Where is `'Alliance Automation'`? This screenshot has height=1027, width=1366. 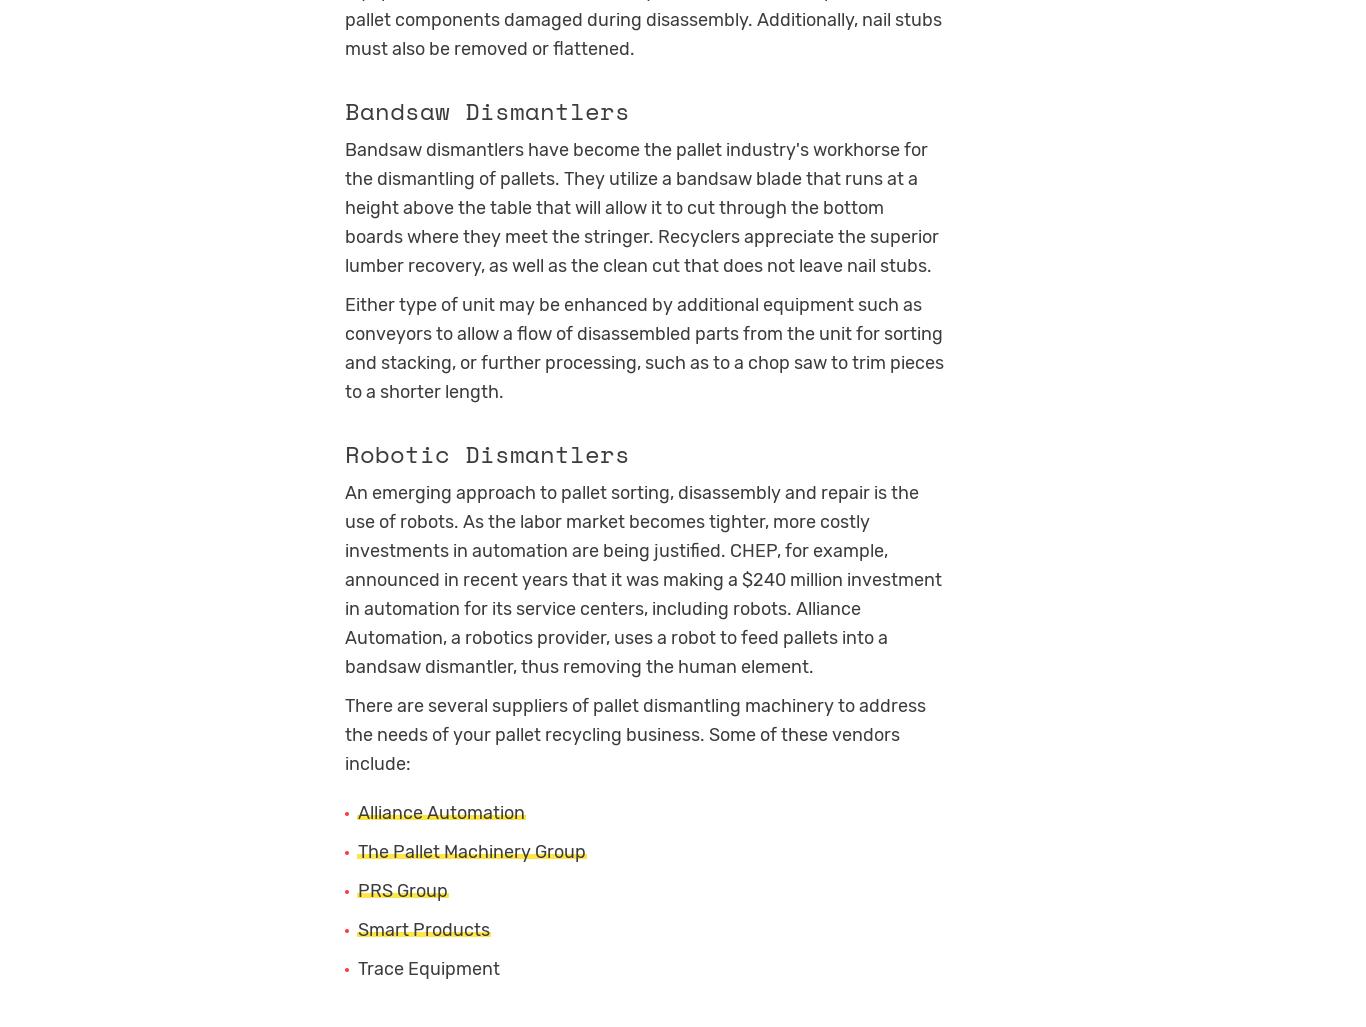 'Alliance Automation' is located at coordinates (439, 812).